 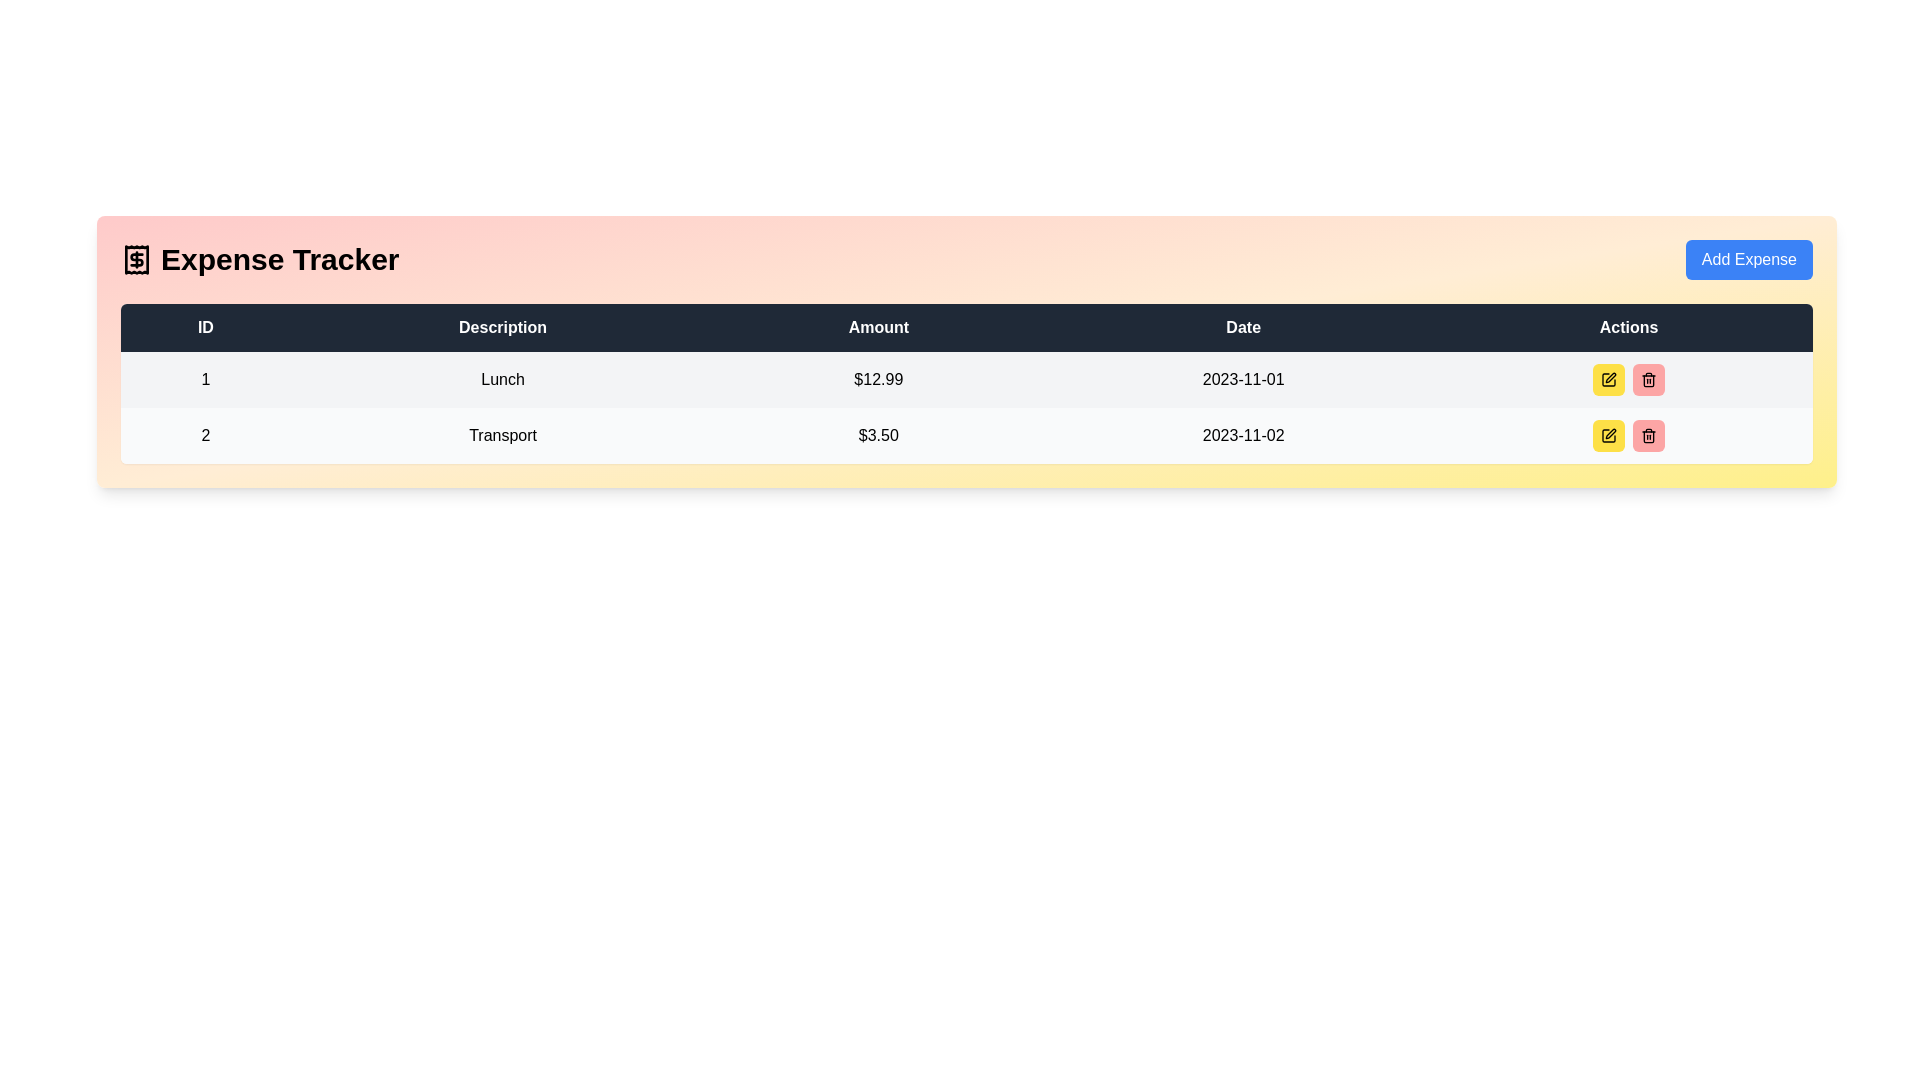 What do you see at coordinates (136, 258) in the screenshot?
I see `the SVG Icon located at the top left corner of the header section preceding the title 'Expense Tracker'` at bounding box center [136, 258].